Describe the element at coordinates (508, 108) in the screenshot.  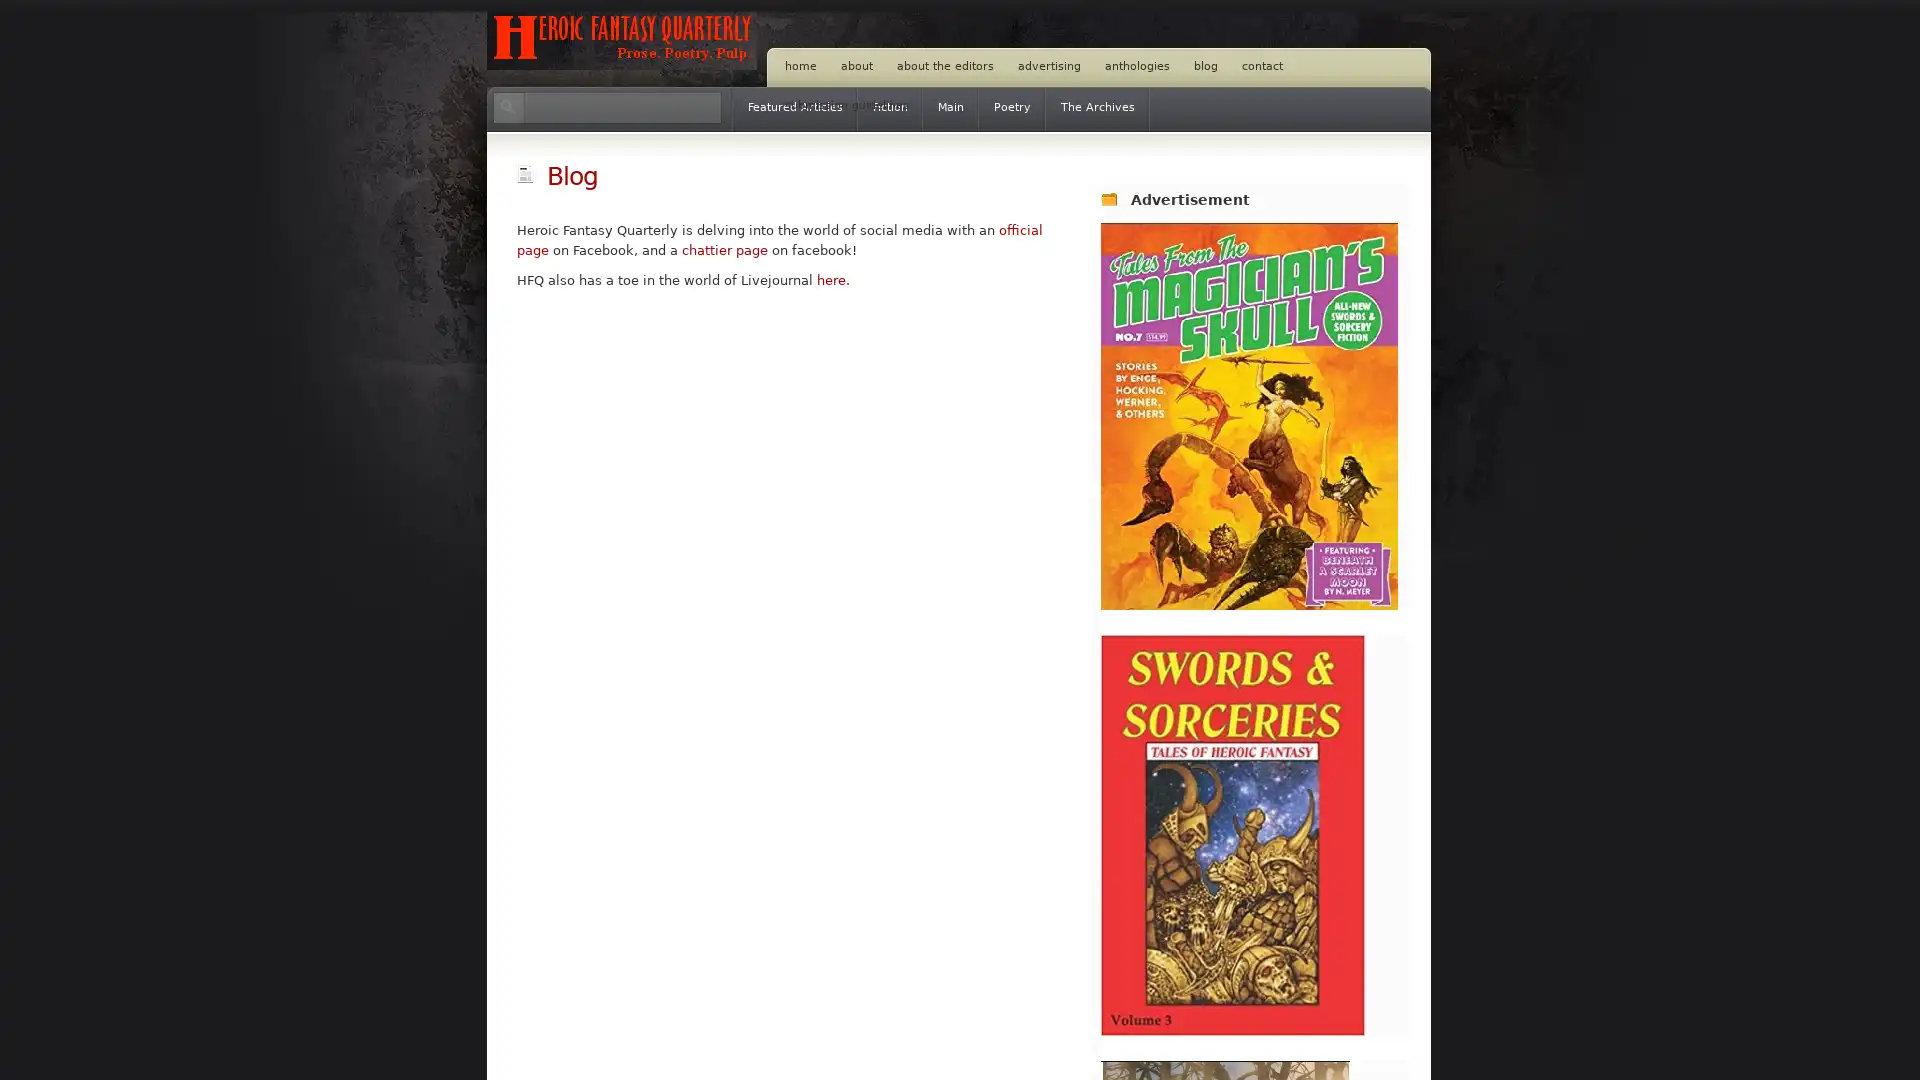
I see `Search` at that location.